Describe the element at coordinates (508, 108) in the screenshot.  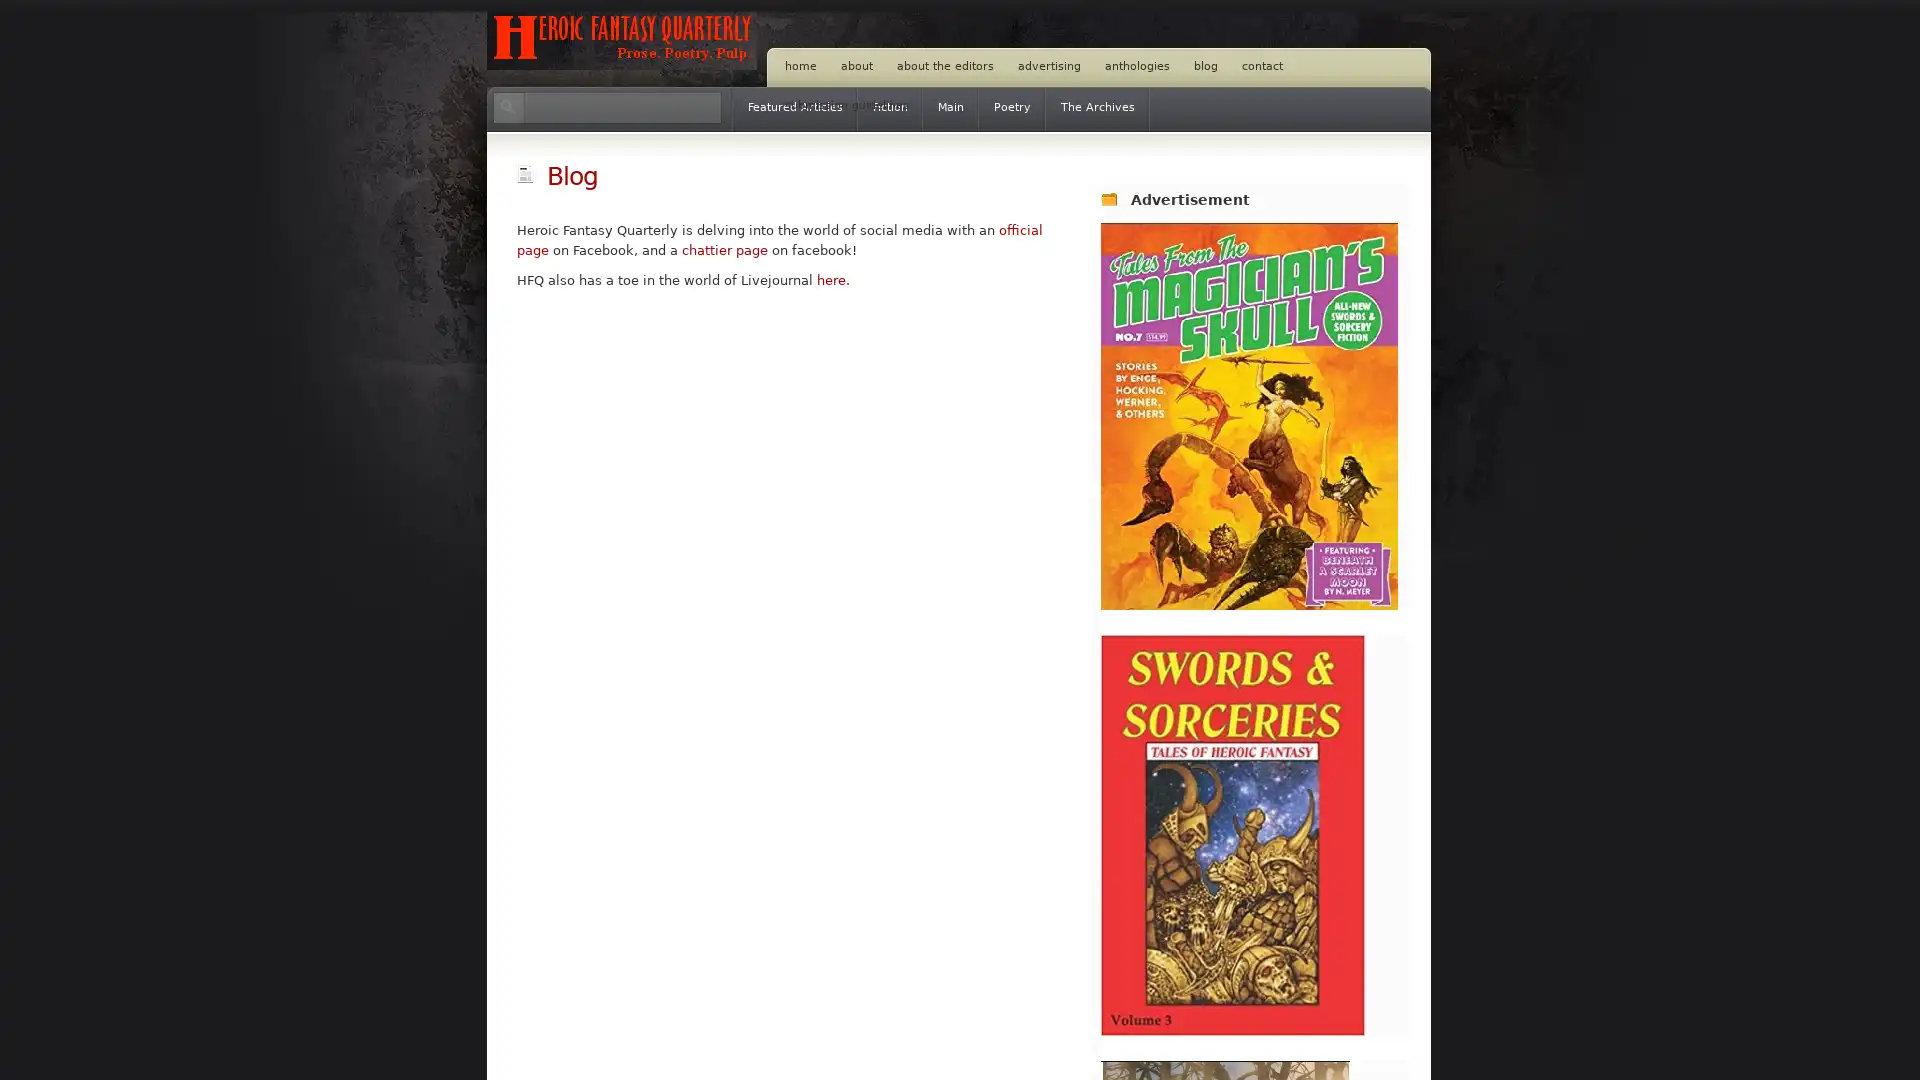
I see `Search` at that location.